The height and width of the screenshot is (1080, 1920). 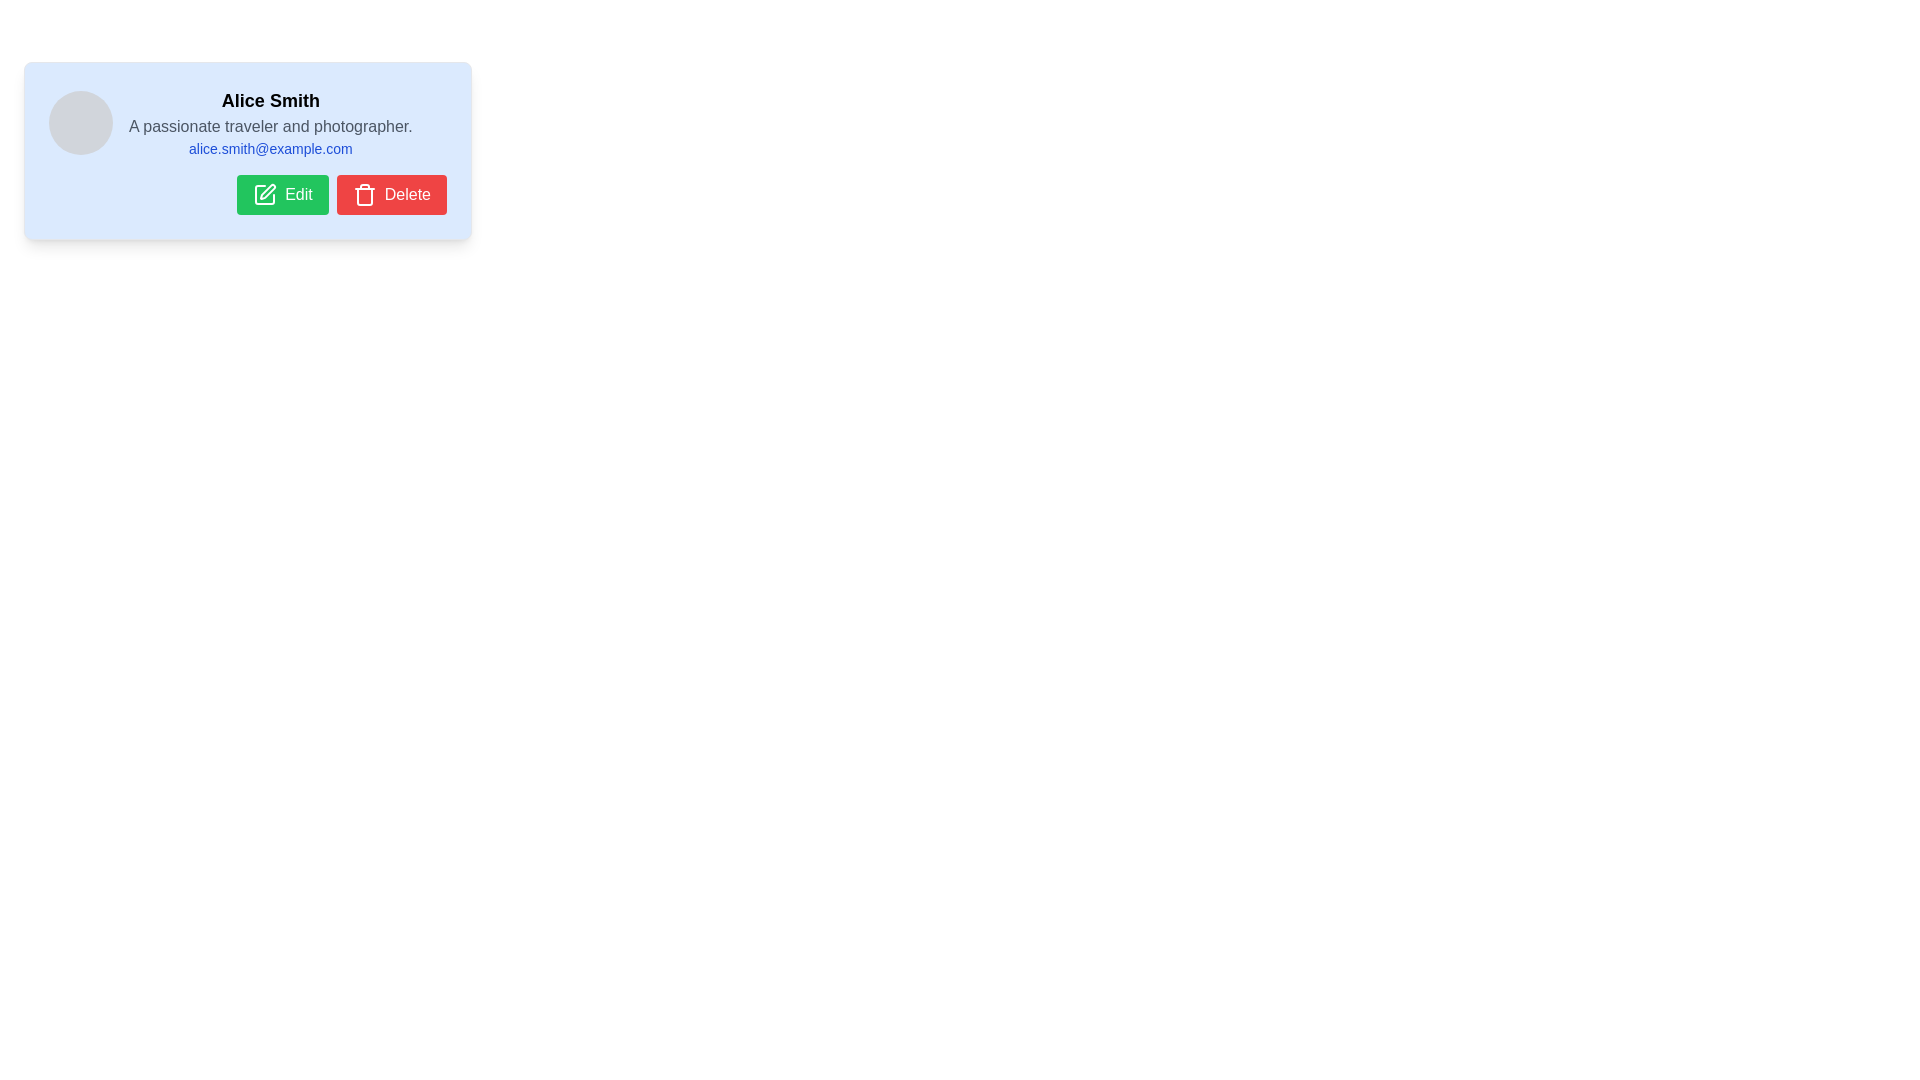 What do you see at coordinates (391, 195) in the screenshot?
I see `the rectangular red button with white rounded text 'Delete' and a trash can icon, located to the right of the green 'Edit' button, to observe its hover effect` at bounding box center [391, 195].